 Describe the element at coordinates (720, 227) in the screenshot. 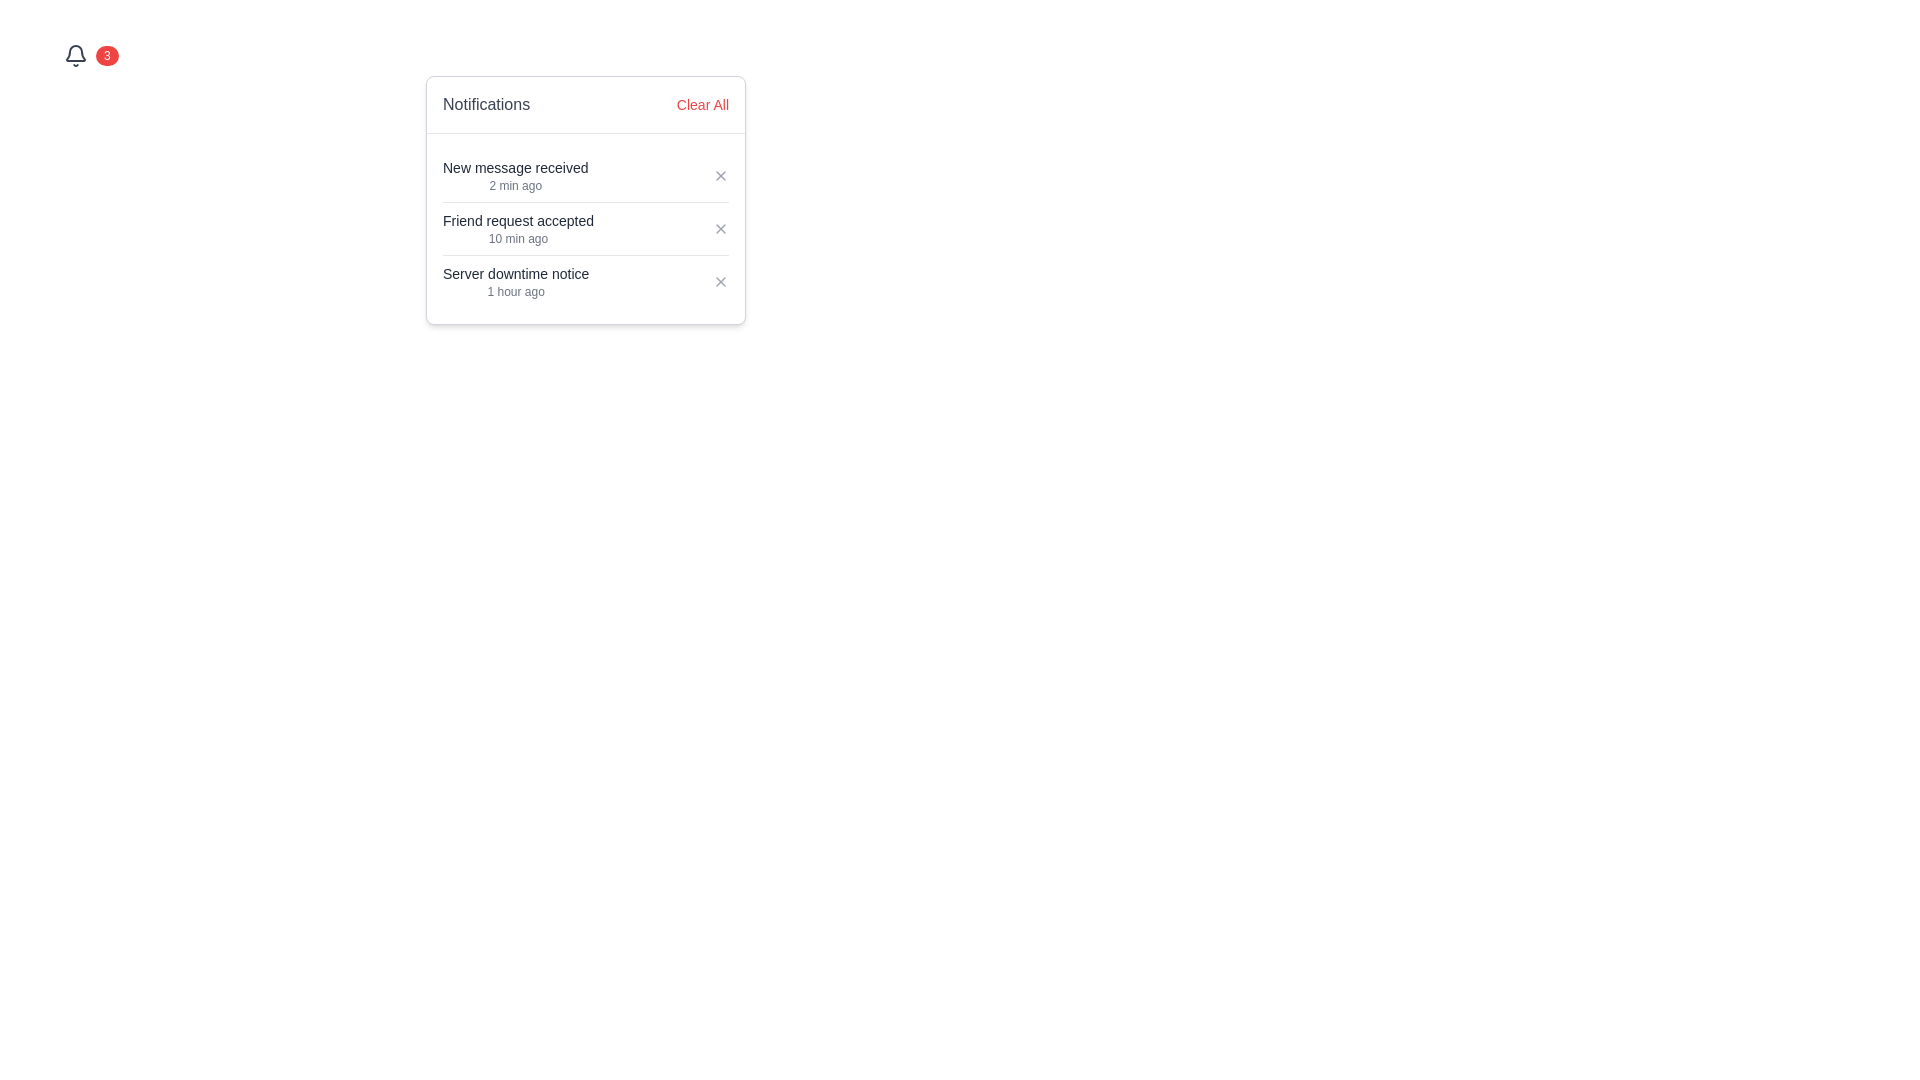

I see `the gray close icon resembling an 'X'` at that location.